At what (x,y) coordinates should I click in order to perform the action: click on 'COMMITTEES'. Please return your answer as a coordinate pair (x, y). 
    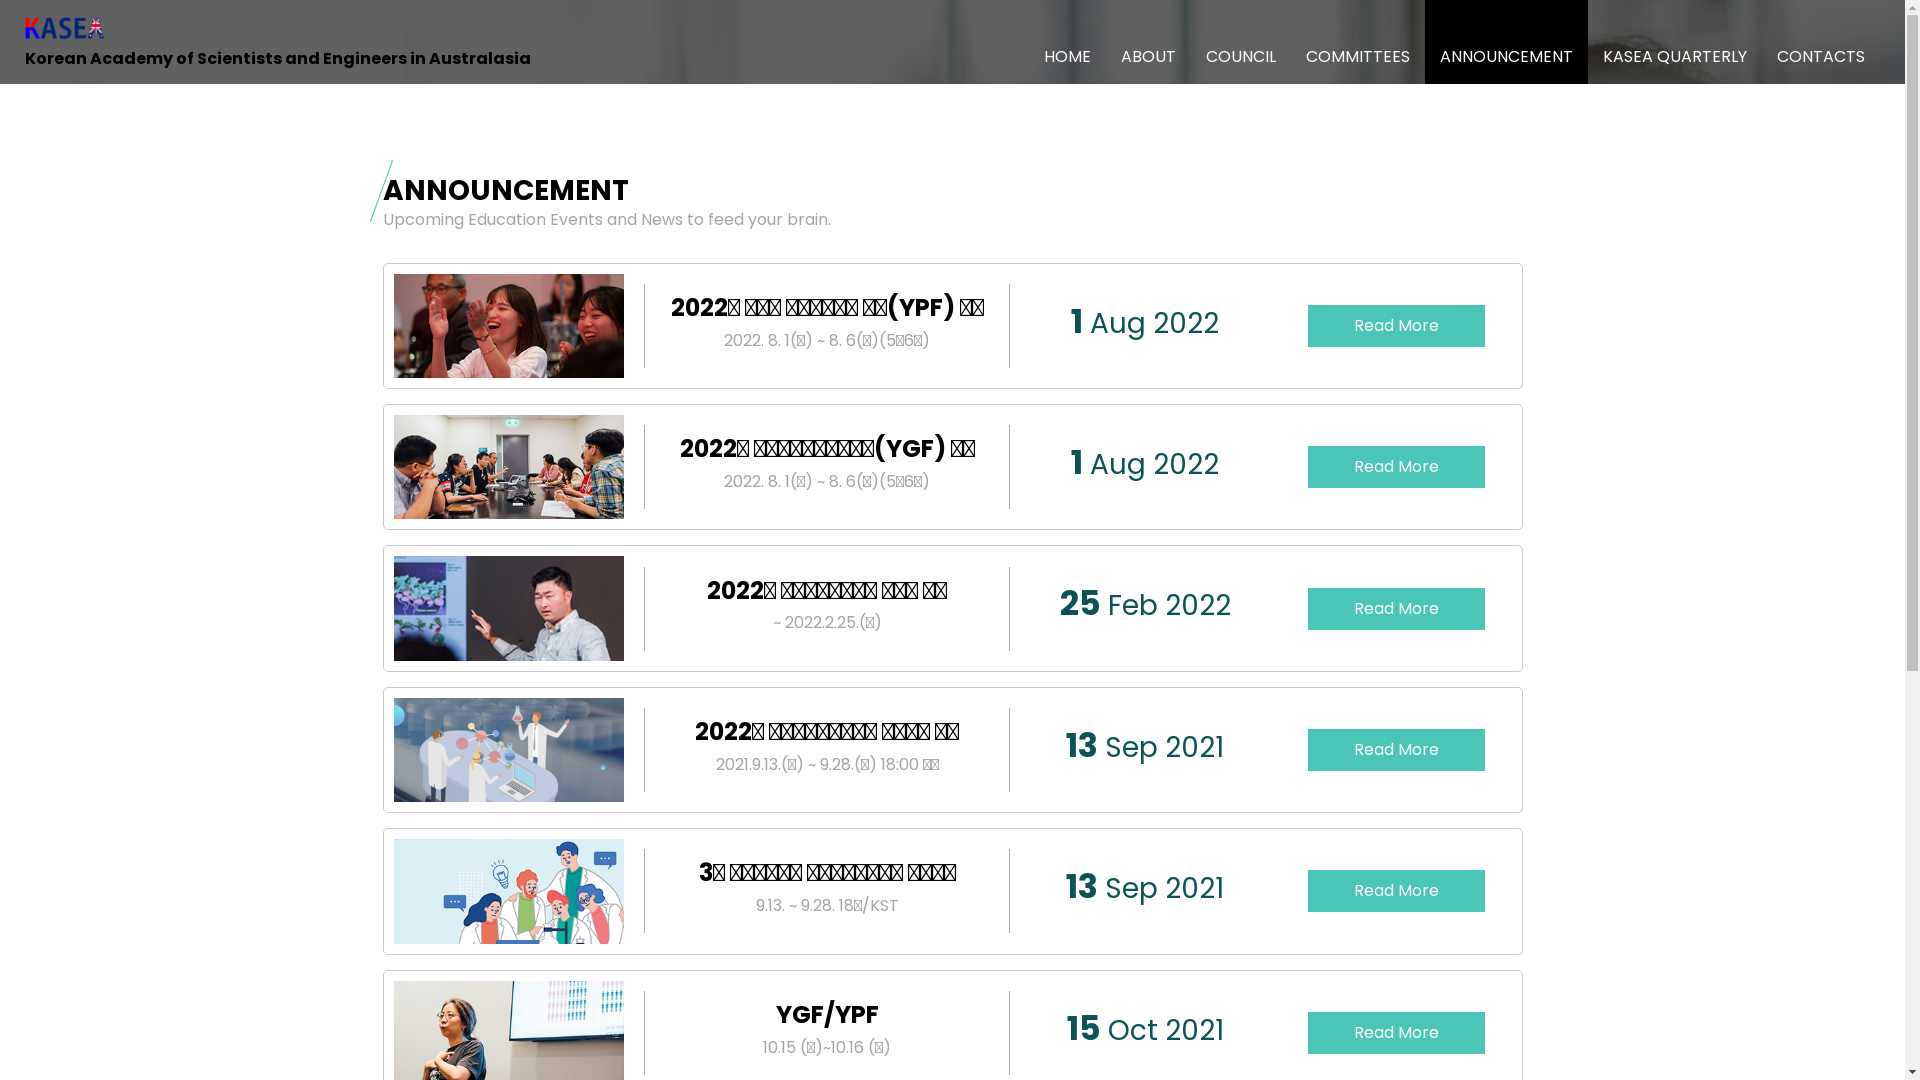
    Looking at the image, I should click on (1358, 42).